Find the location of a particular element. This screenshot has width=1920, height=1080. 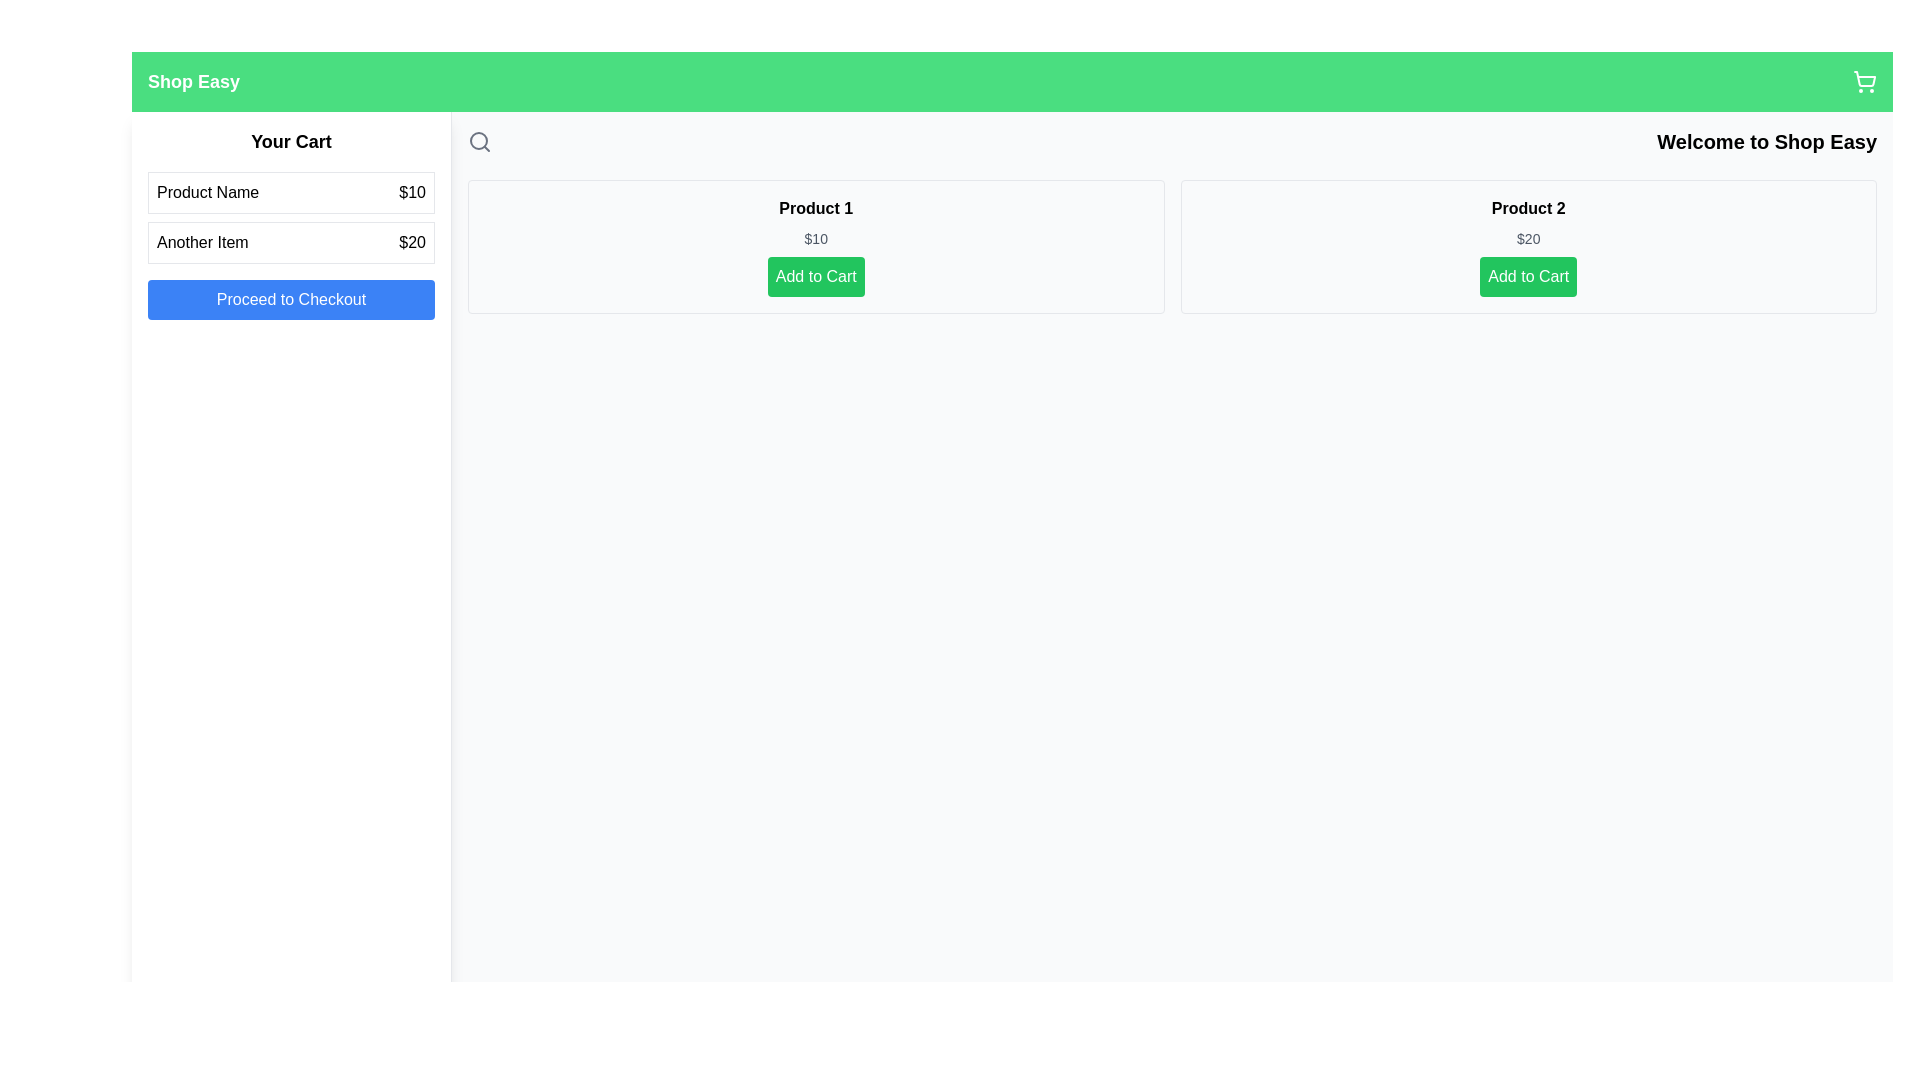

text of the second item in the 'Your Cart' section, which serves as the label for the cart item directly below 'Product Name' is located at coordinates (202, 242).